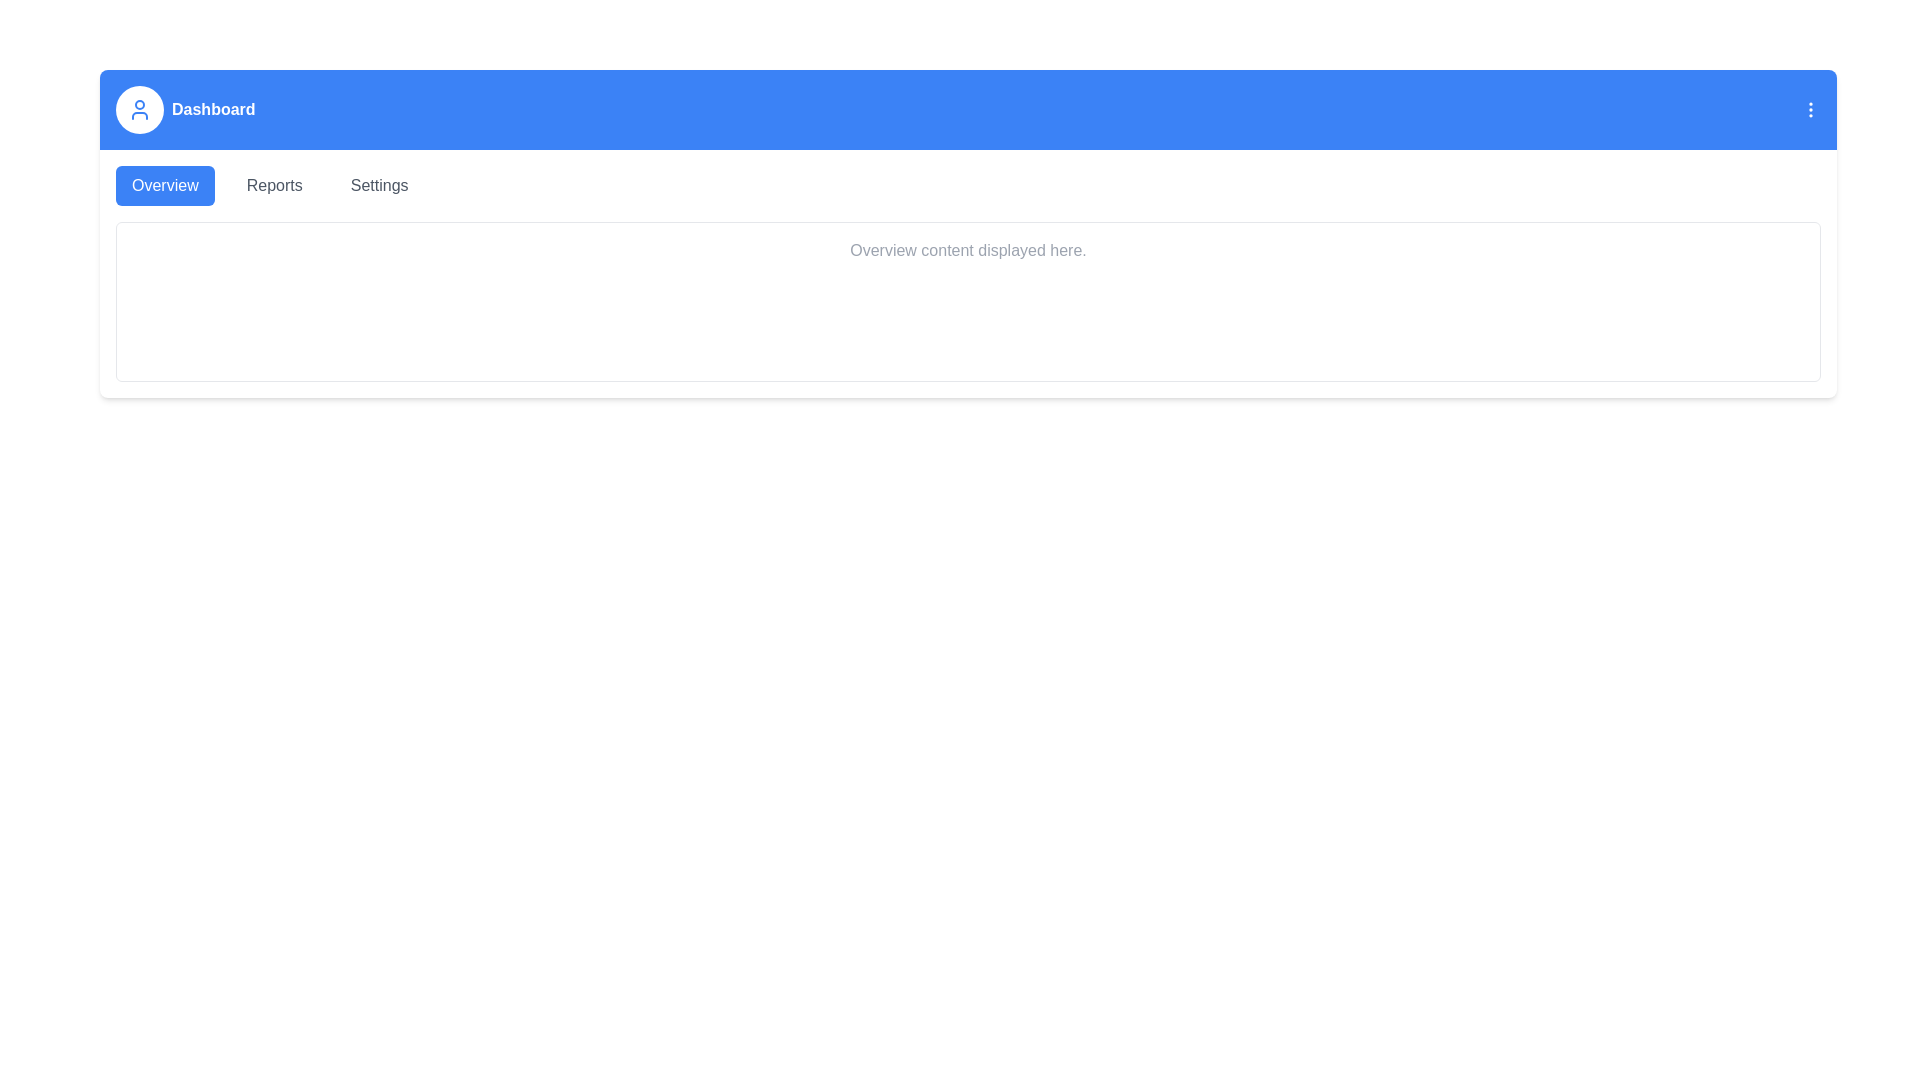  What do you see at coordinates (213, 110) in the screenshot?
I see `the bold 'Dashboard' text label located in the navigation bar, positioned to the right of the user profile icon` at bounding box center [213, 110].